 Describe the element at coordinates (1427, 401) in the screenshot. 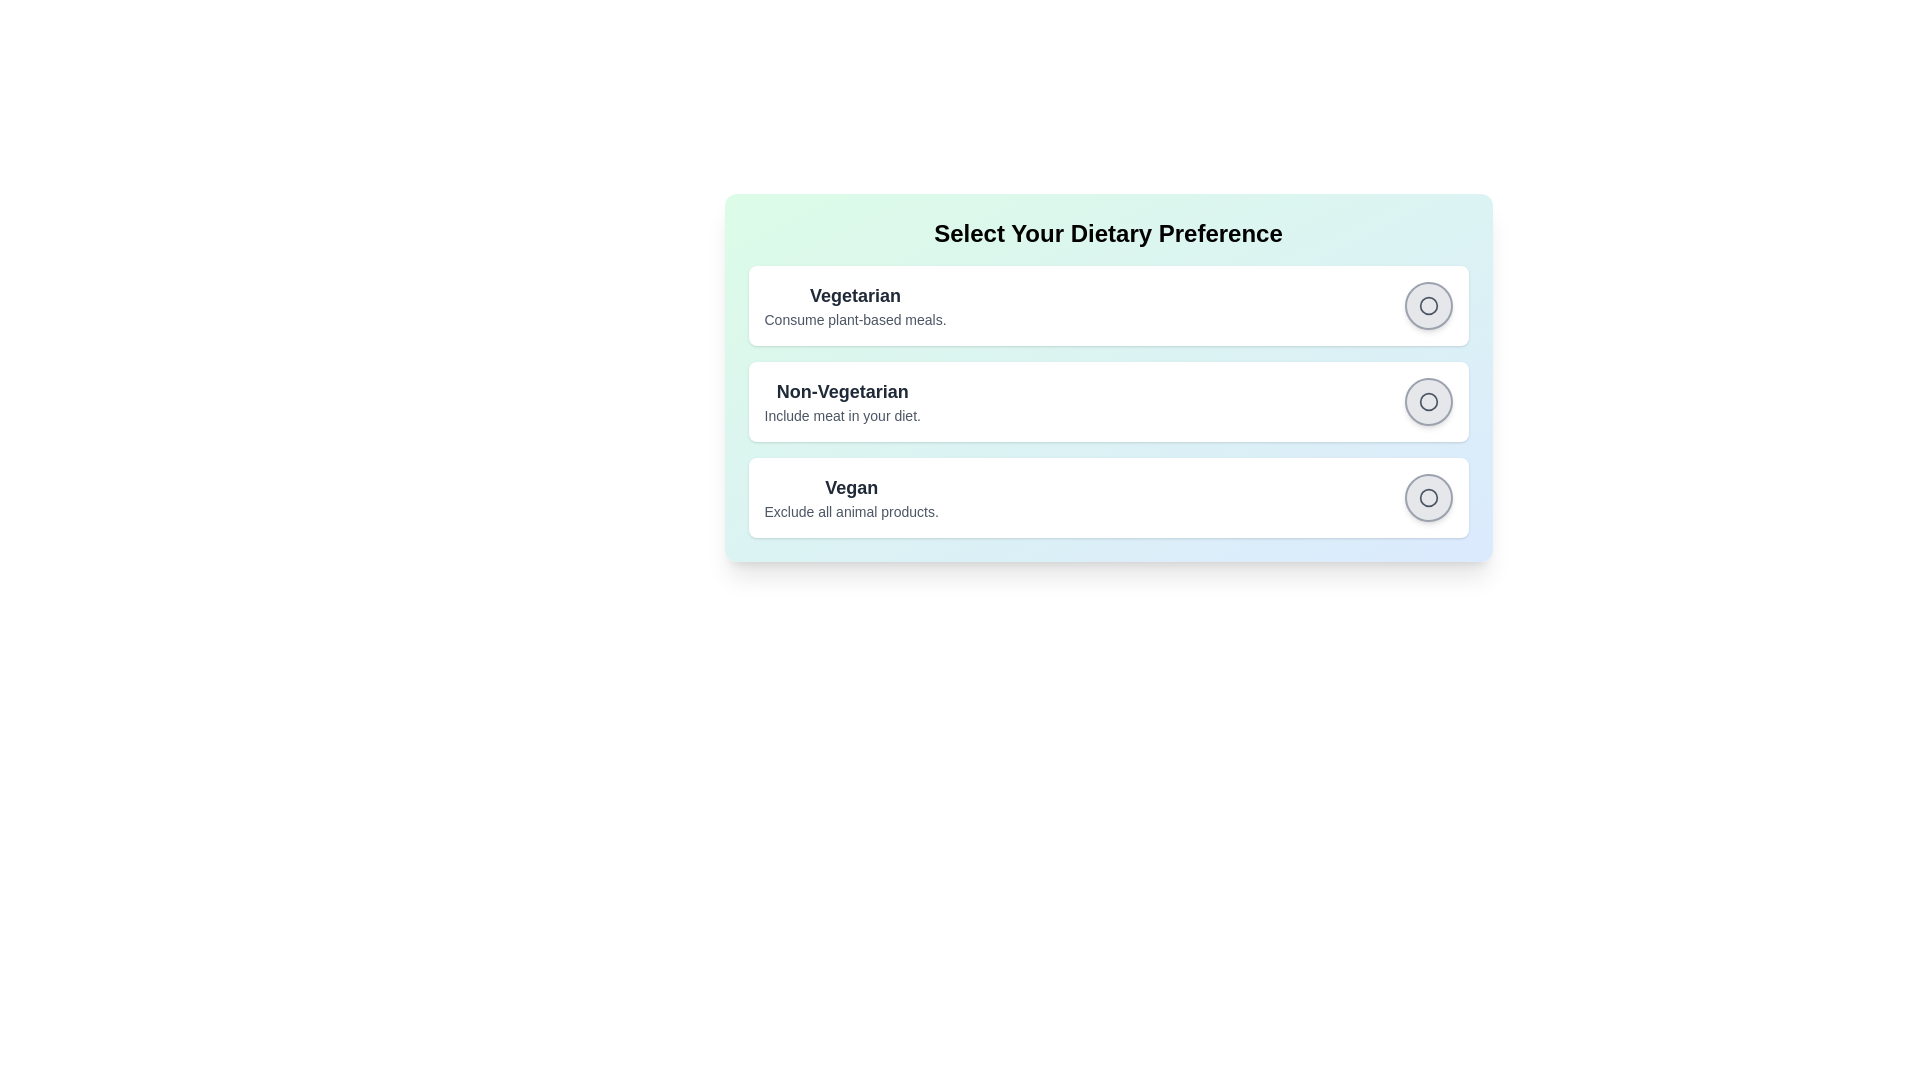

I see `the 'Non-Vegetarian' radio button` at that location.